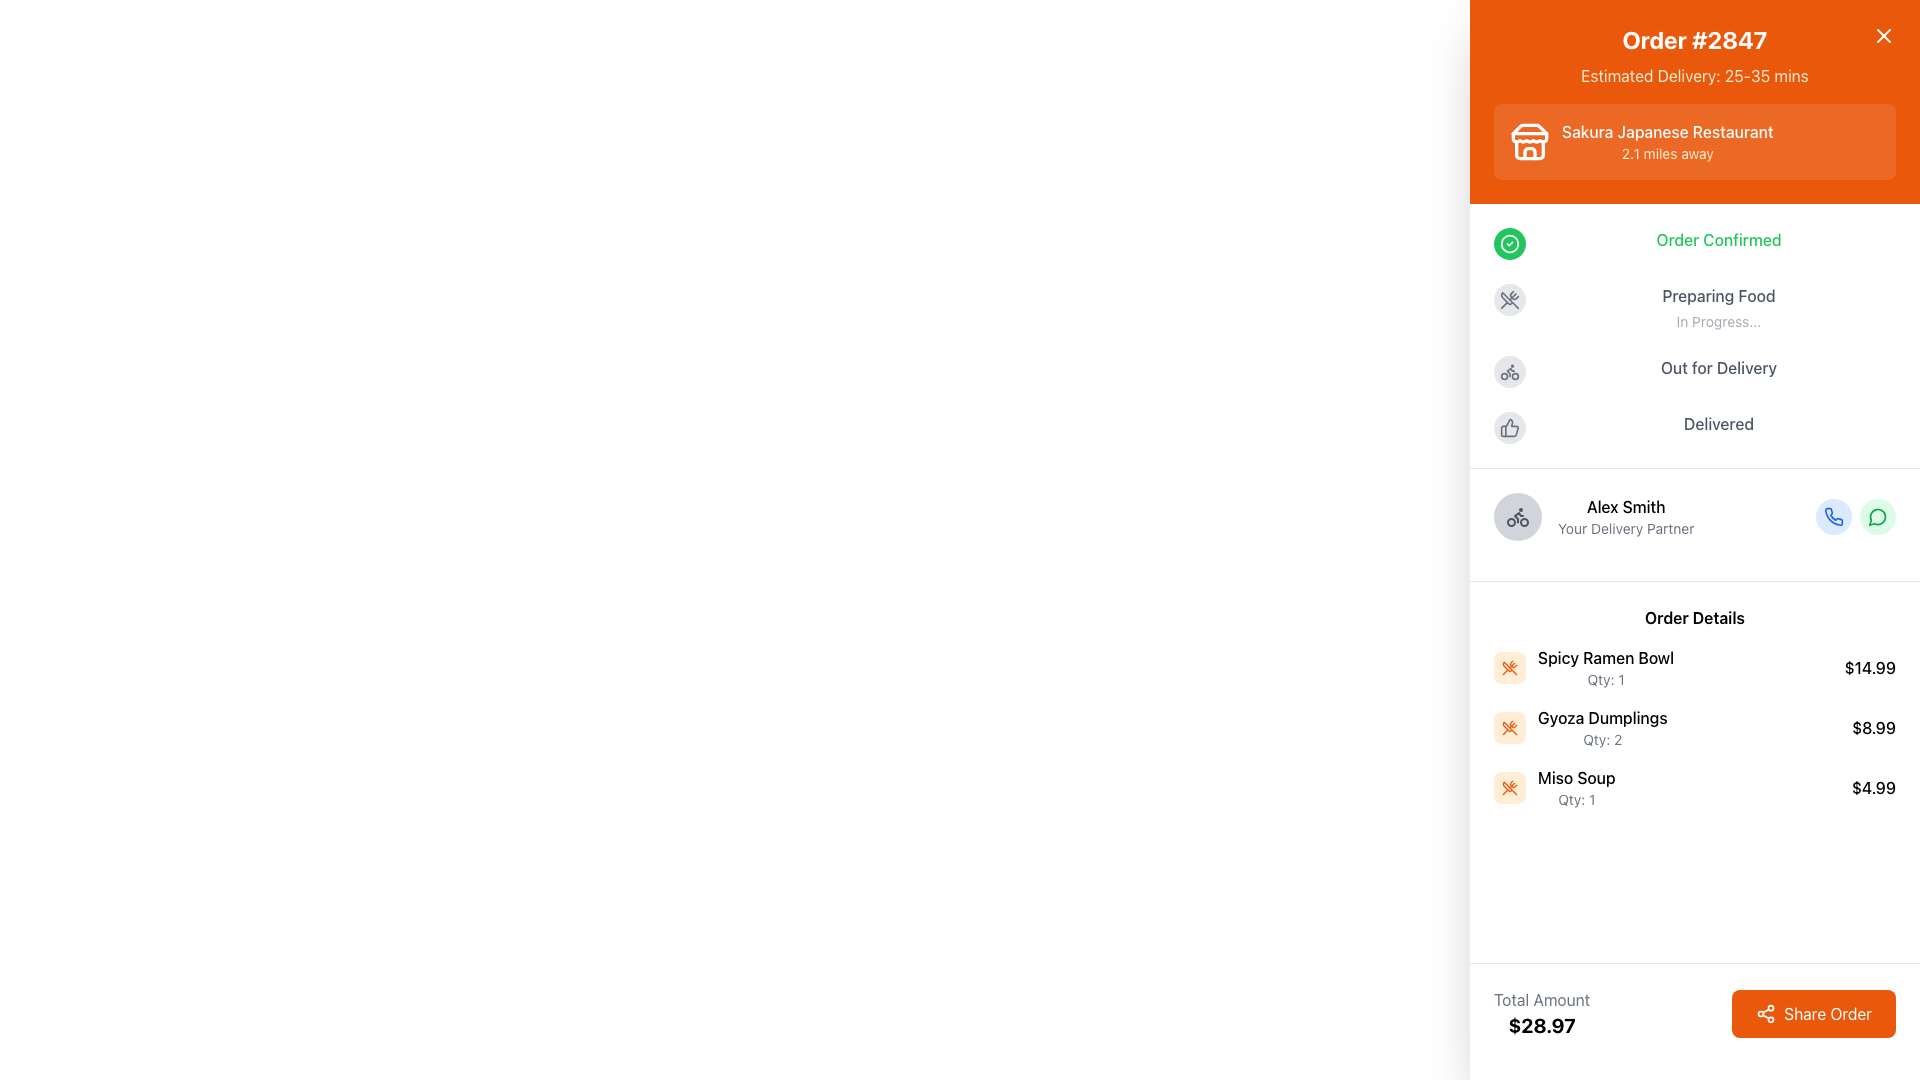 This screenshot has width=1920, height=1080. I want to click on the Text label displaying the price '$8.99' in the 'Order Details' section for 'Gyoza Dumplings', so click(1873, 728).